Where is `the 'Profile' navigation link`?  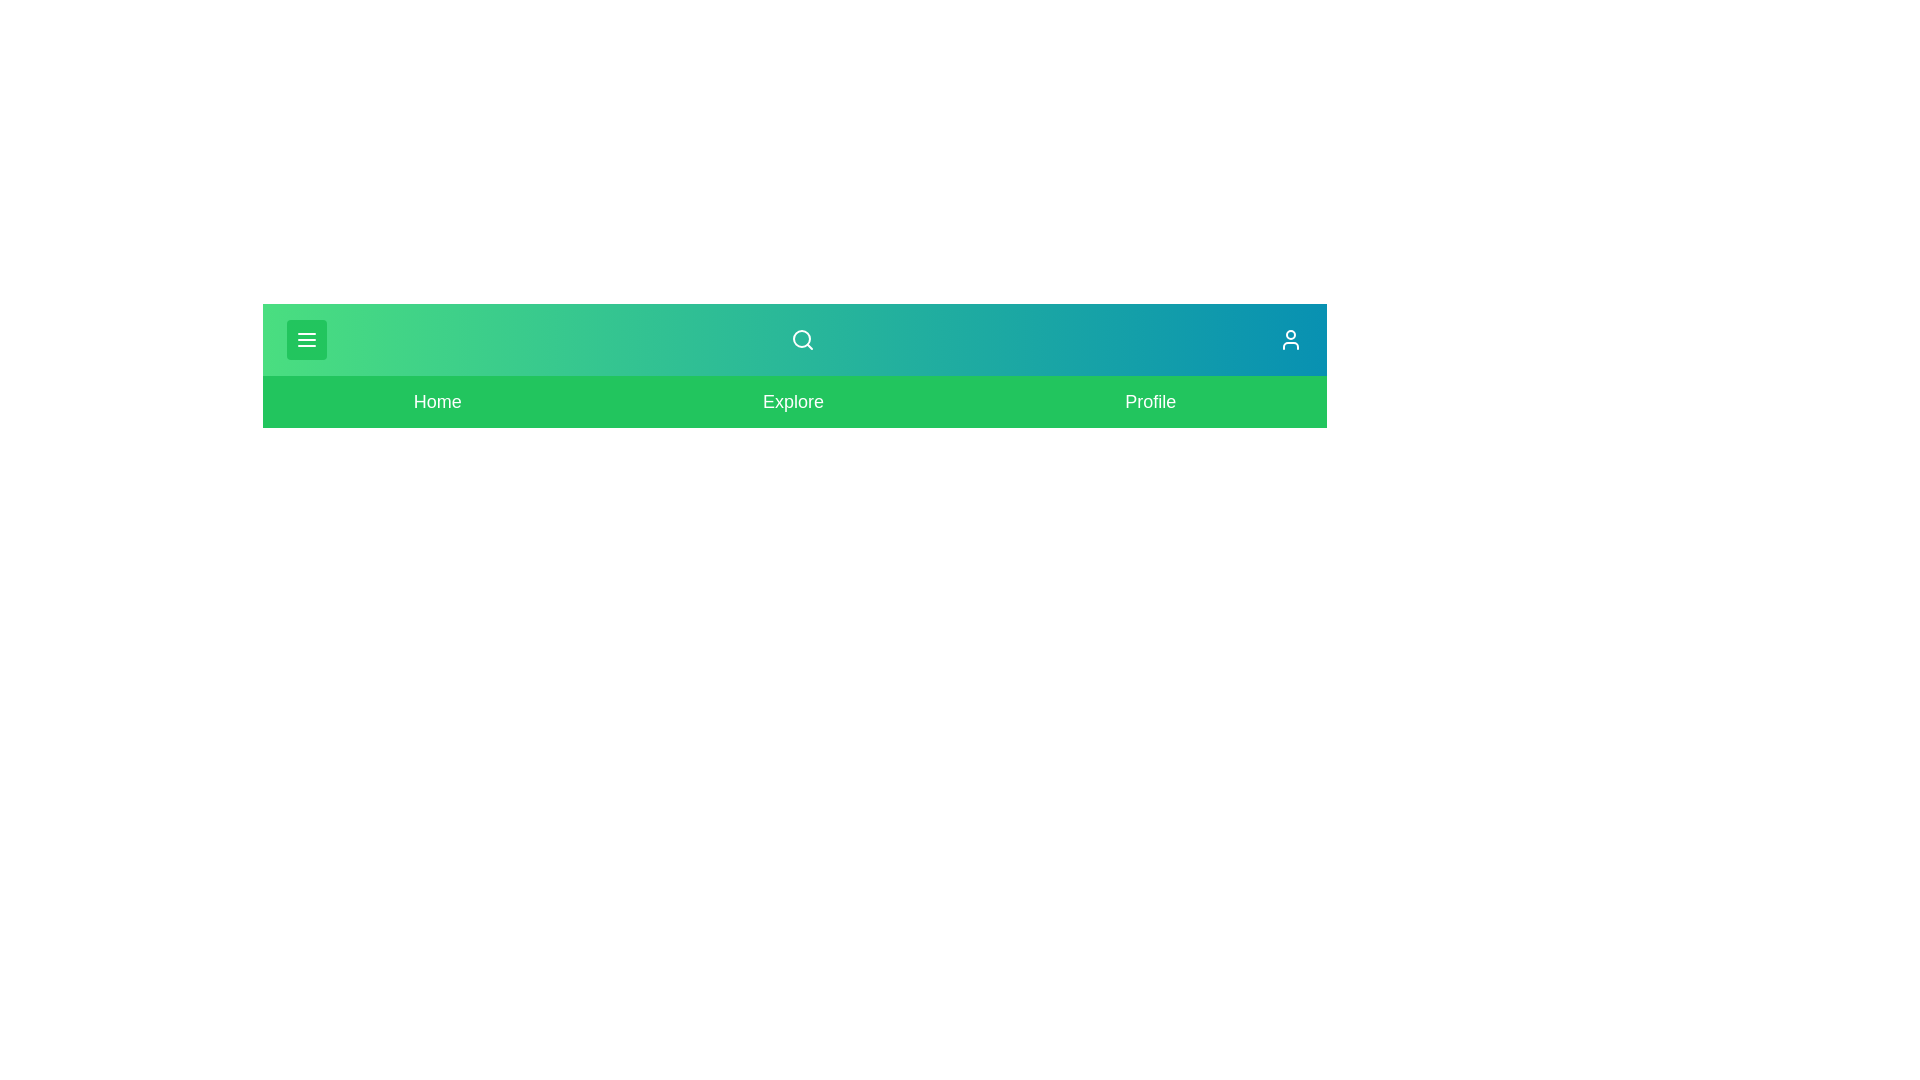
the 'Profile' navigation link is located at coordinates (1150, 401).